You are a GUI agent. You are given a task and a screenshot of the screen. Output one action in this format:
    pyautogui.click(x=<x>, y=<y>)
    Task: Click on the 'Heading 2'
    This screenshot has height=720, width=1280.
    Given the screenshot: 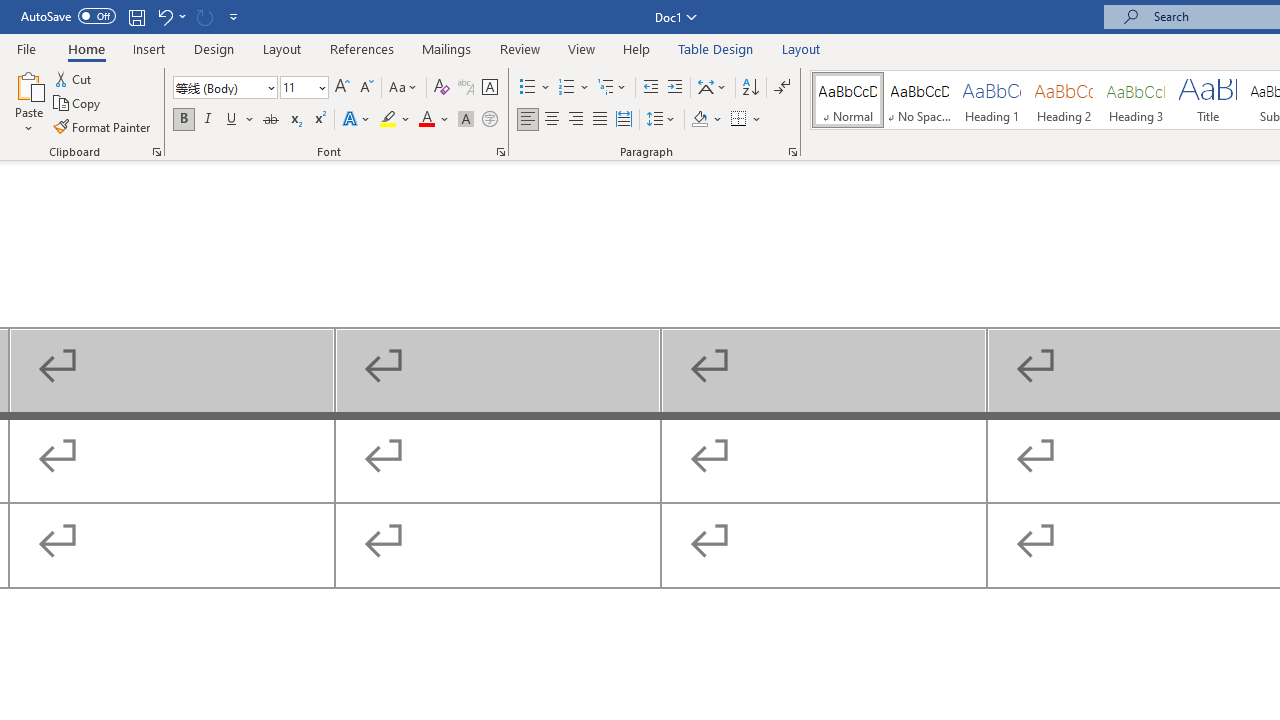 What is the action you would take?
    pyautogui.click(x=1062, y=100)
    